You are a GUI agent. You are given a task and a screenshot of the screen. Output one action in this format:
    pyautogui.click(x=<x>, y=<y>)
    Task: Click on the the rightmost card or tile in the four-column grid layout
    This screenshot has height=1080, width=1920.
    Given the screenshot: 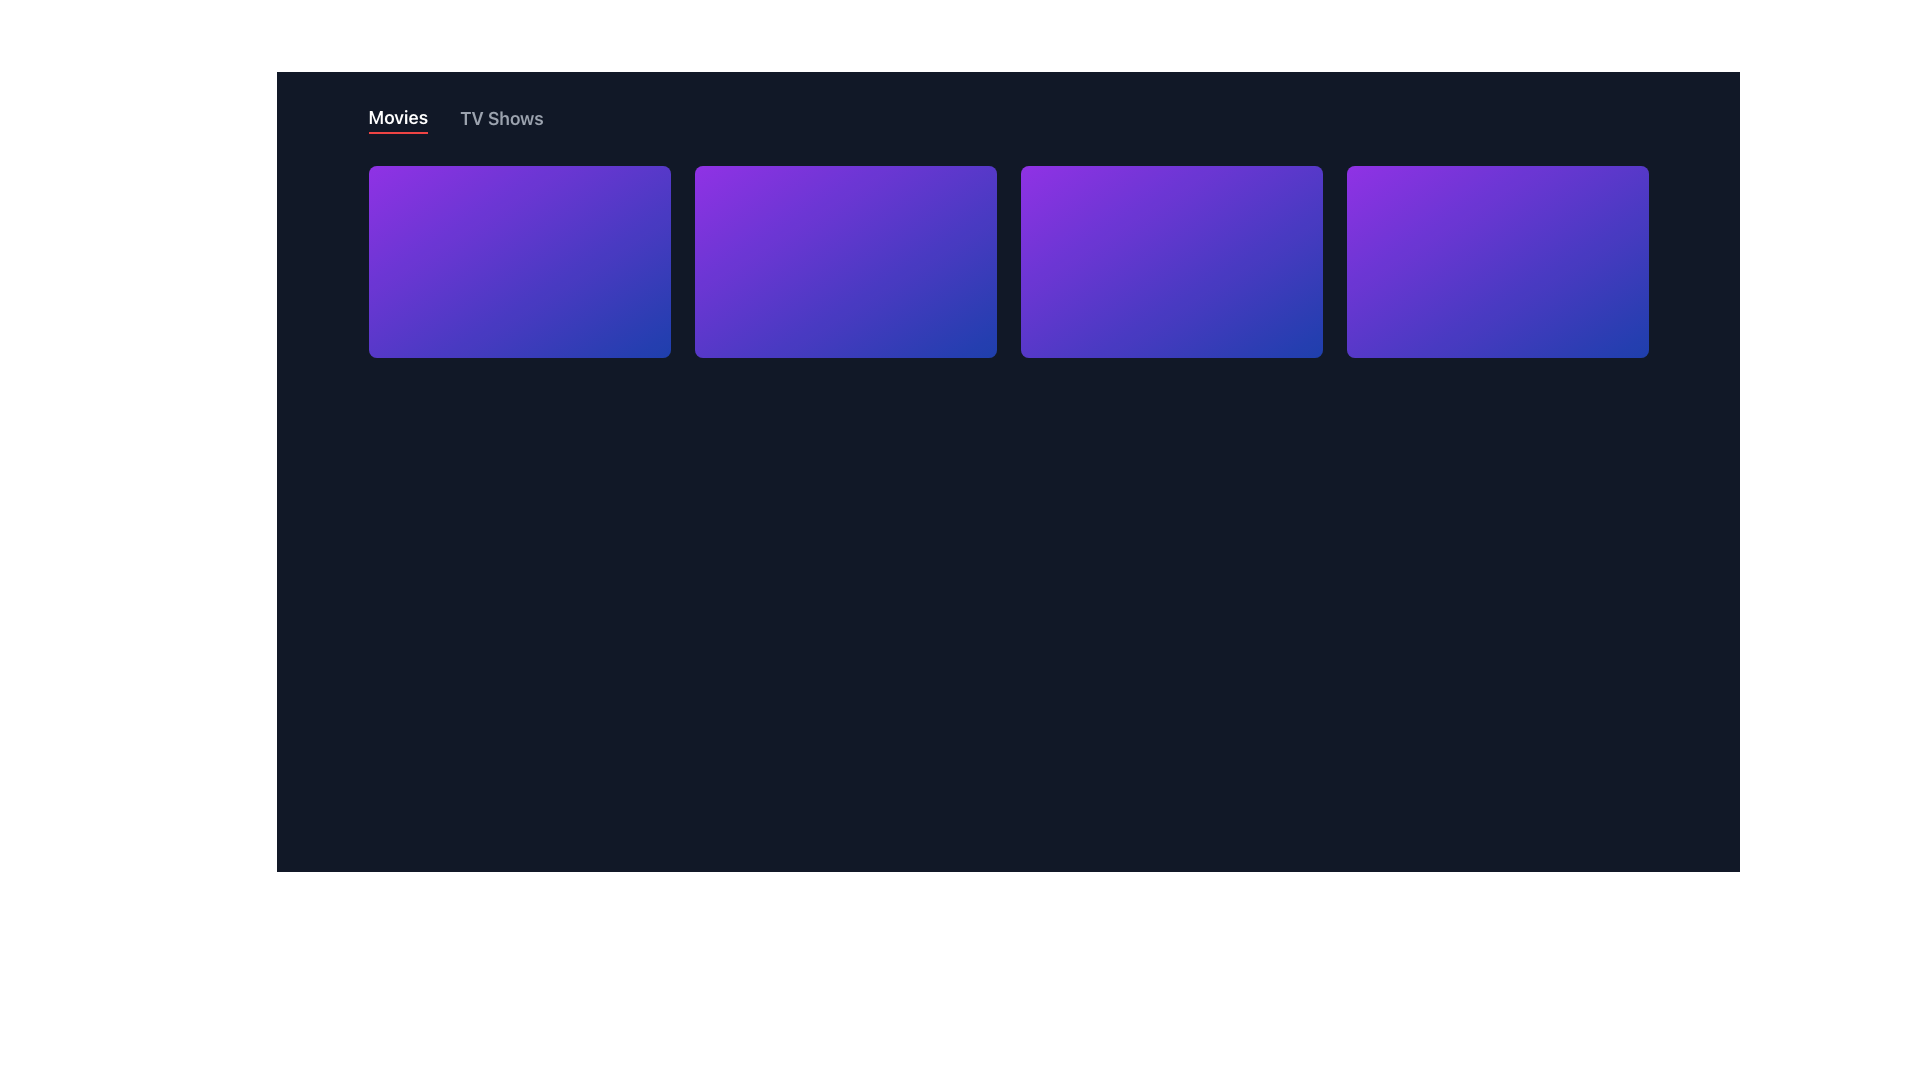 What is the action you would take?
    pyautogui.click(x=1497, y=261)
    